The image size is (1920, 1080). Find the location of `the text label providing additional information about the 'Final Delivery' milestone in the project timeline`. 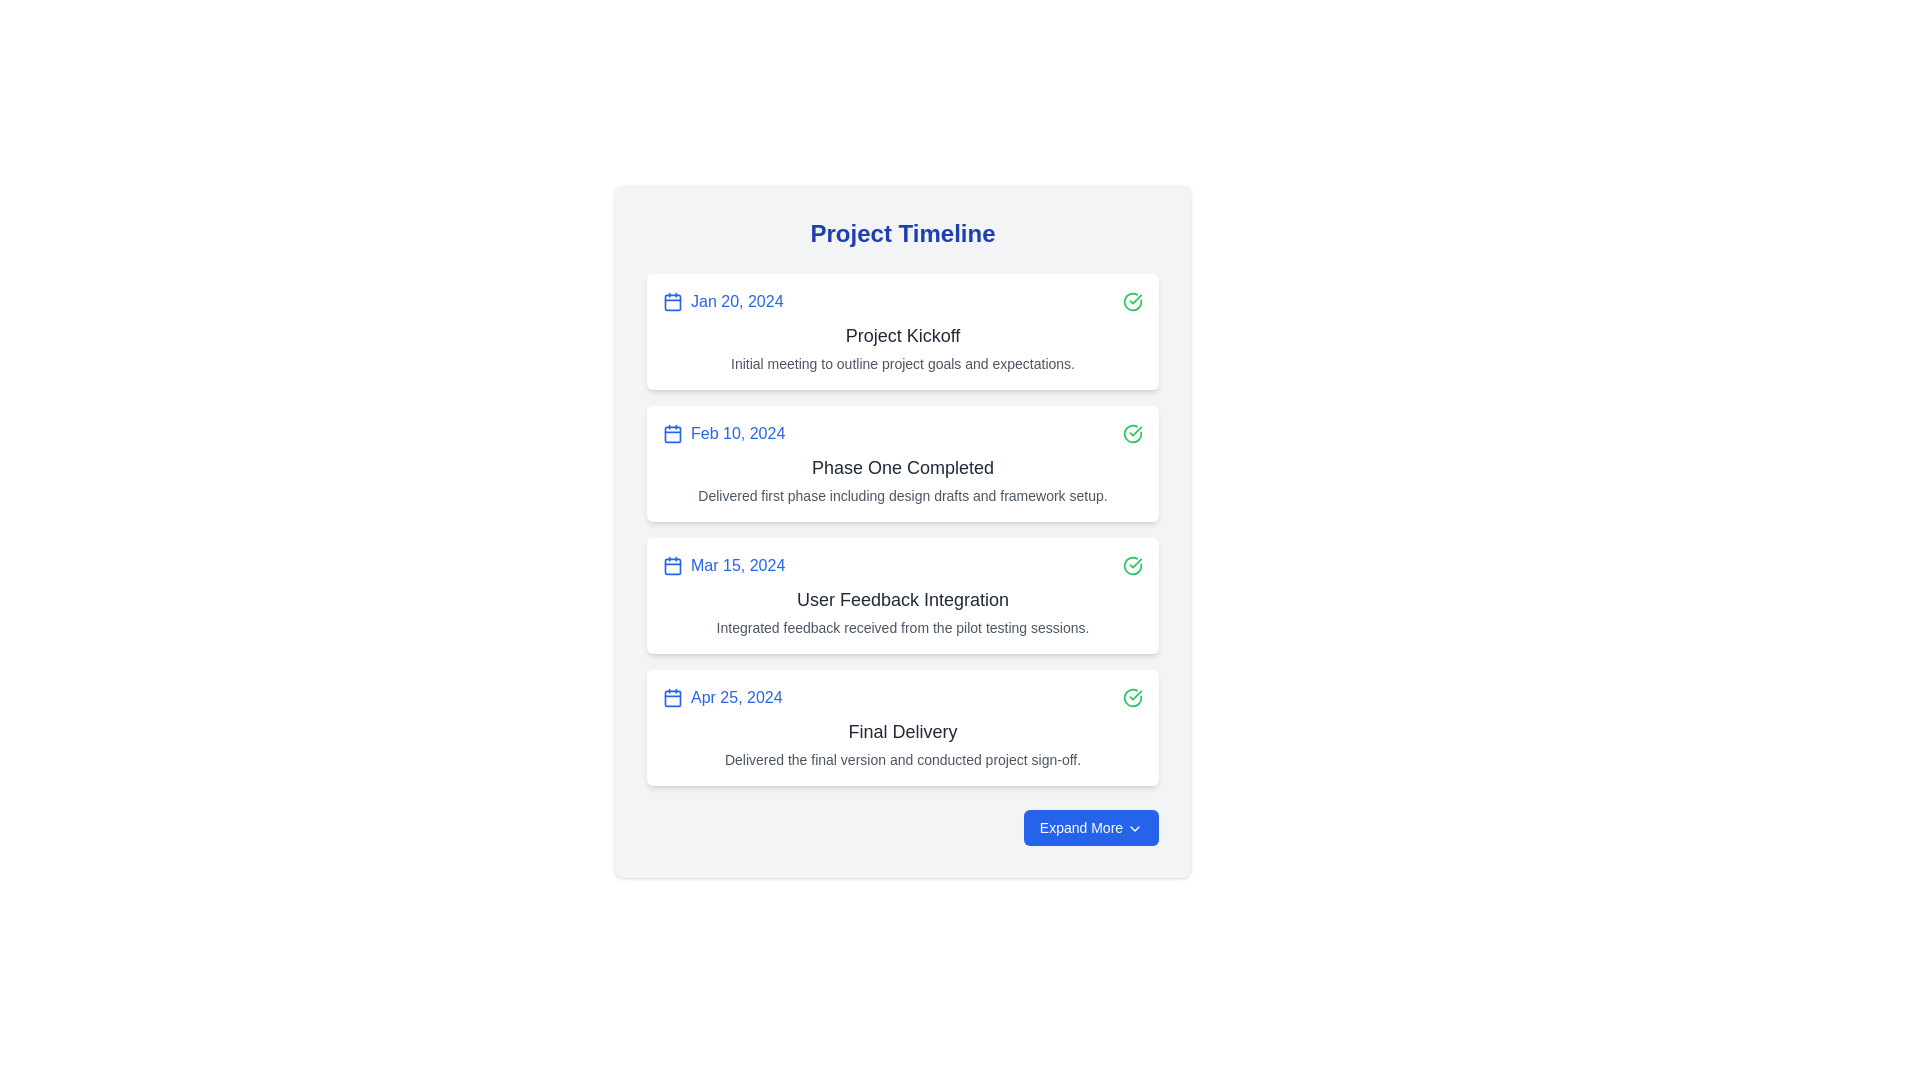

the text label providing additional information about the 'Final Delivery' milestone in the project timeline is located at coordinates (901, 759).